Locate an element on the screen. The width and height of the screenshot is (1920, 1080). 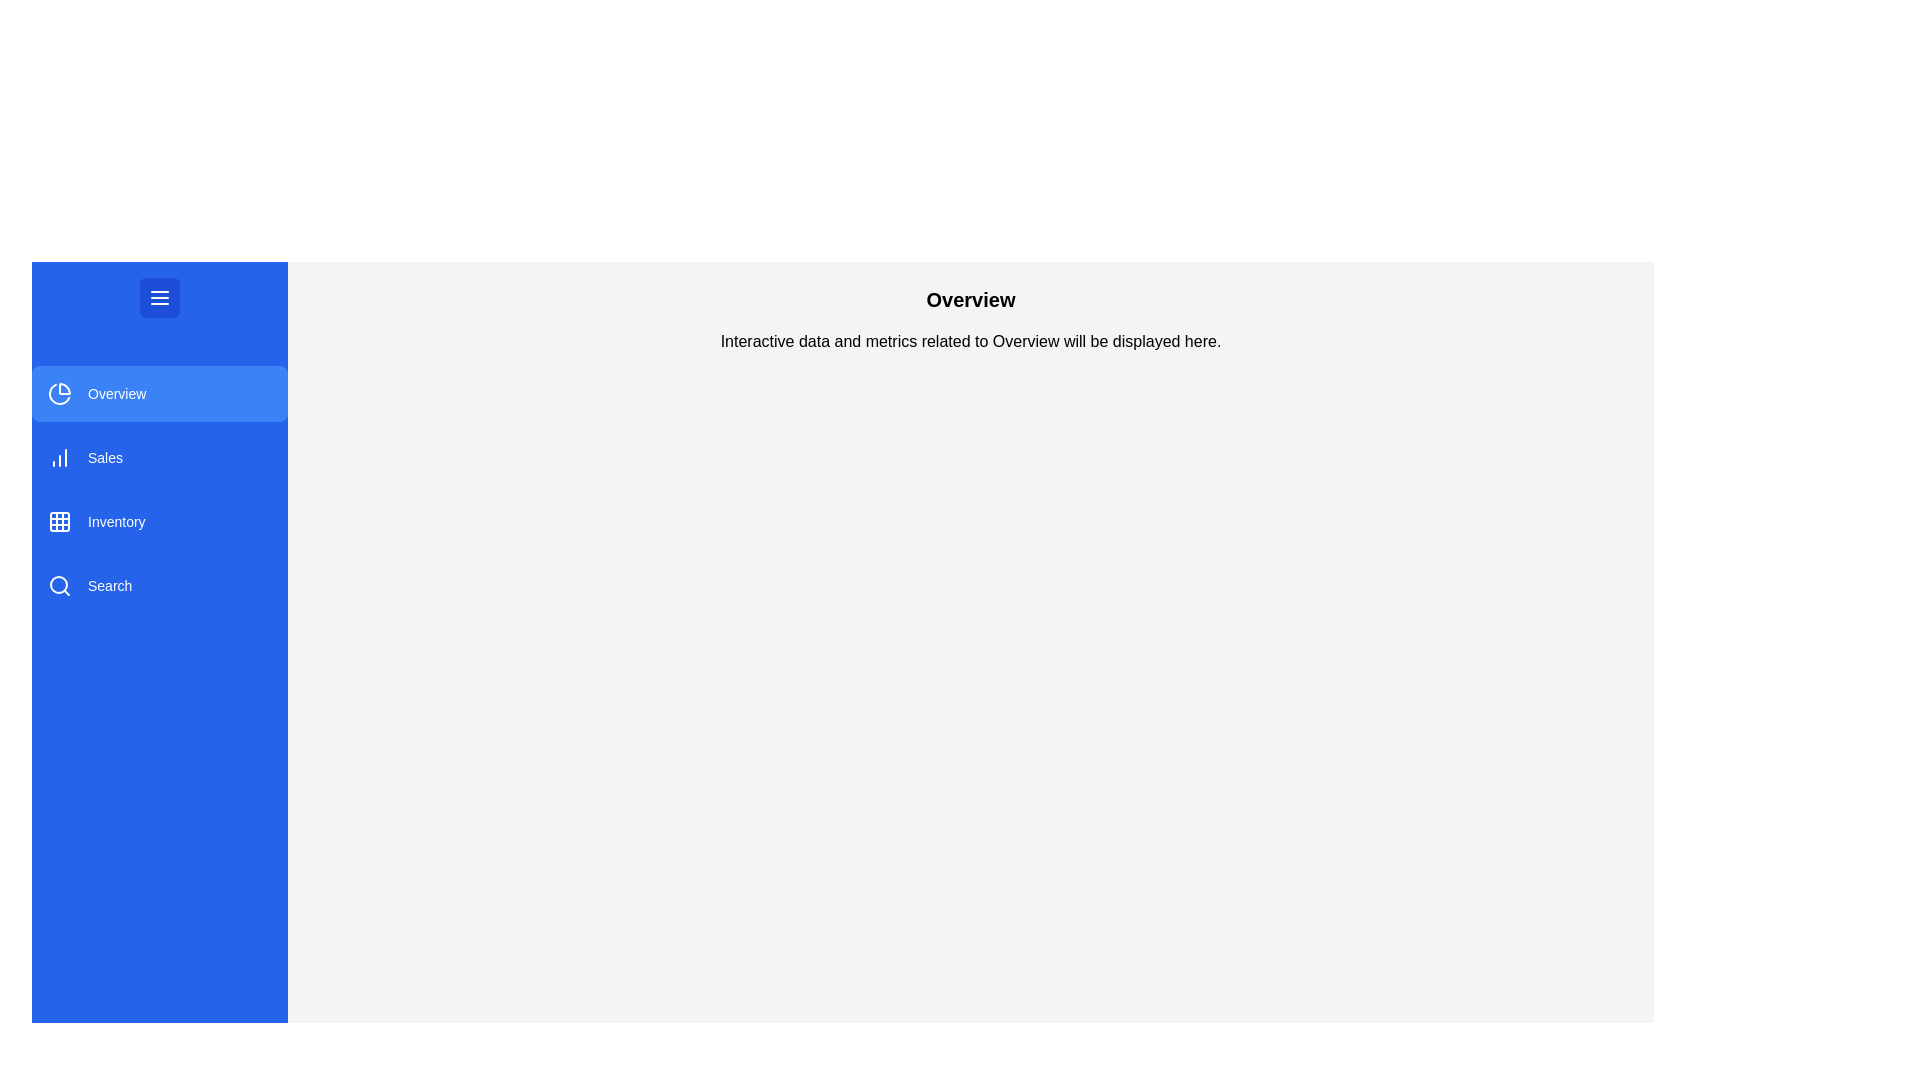
the module Search from the sidebar menu is located at coordinates (158, 585).